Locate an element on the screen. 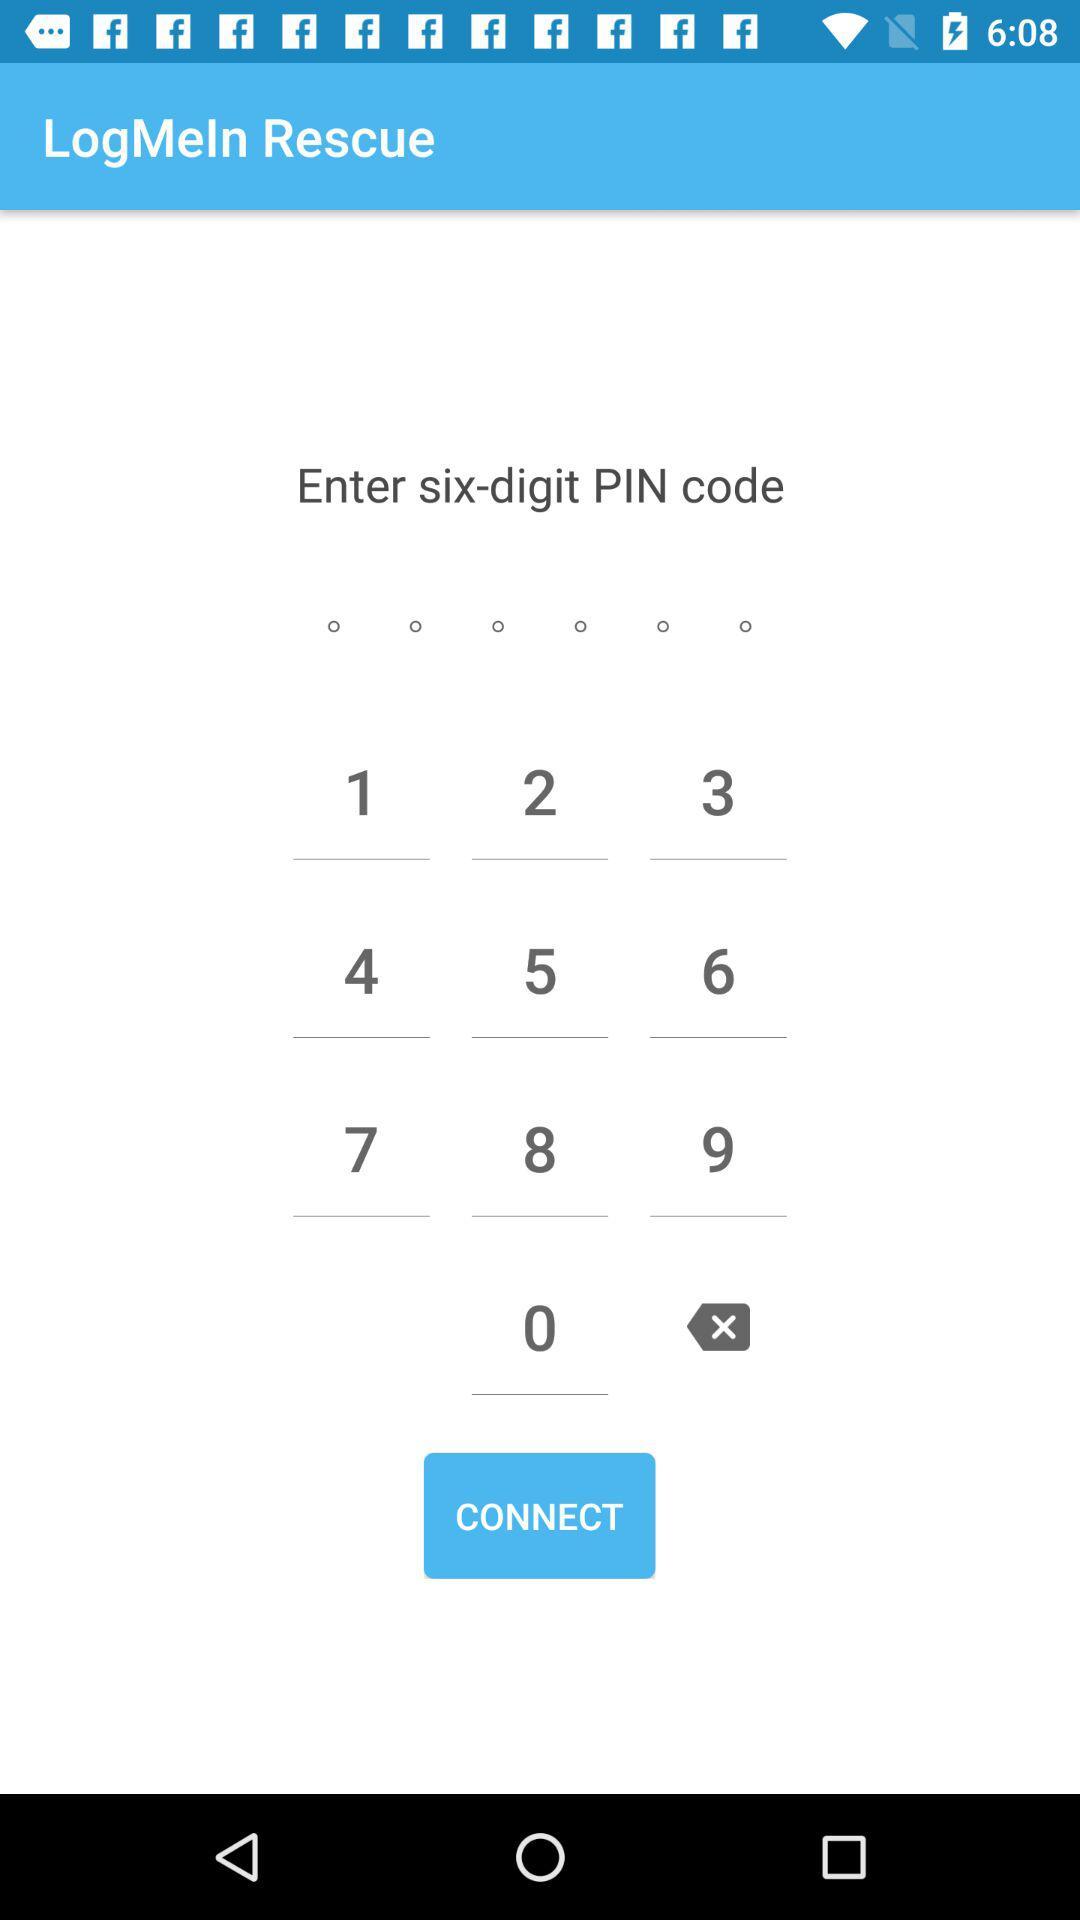  item next to 4 item is located at coordinates (540, 969).